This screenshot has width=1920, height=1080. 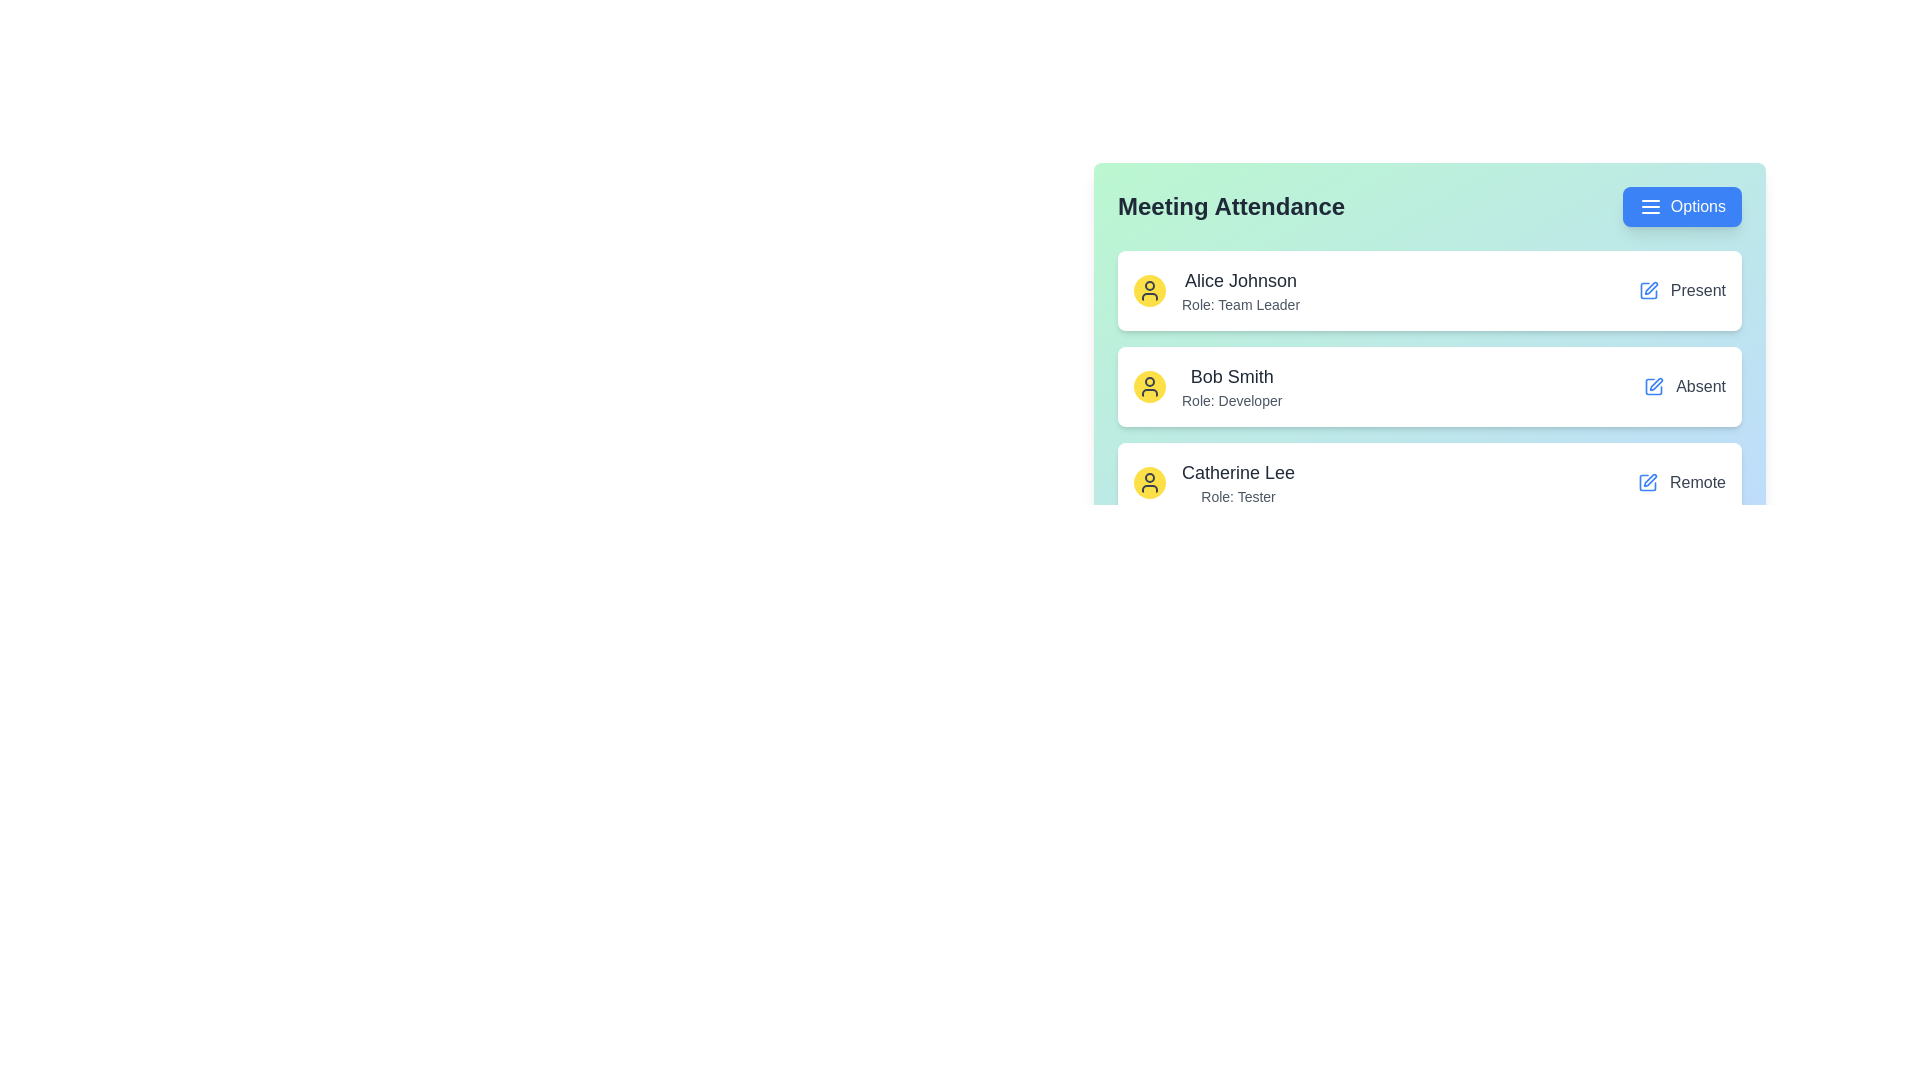 What do you see at coordinates (1231, 386) in the screenshot?
I see `name 'Bob Smith' and role 'Developer' displayed in bold and smaller font respectively, located in the center-right section of the interface within the second list item of attendees` at bounding box center [1231, 386].